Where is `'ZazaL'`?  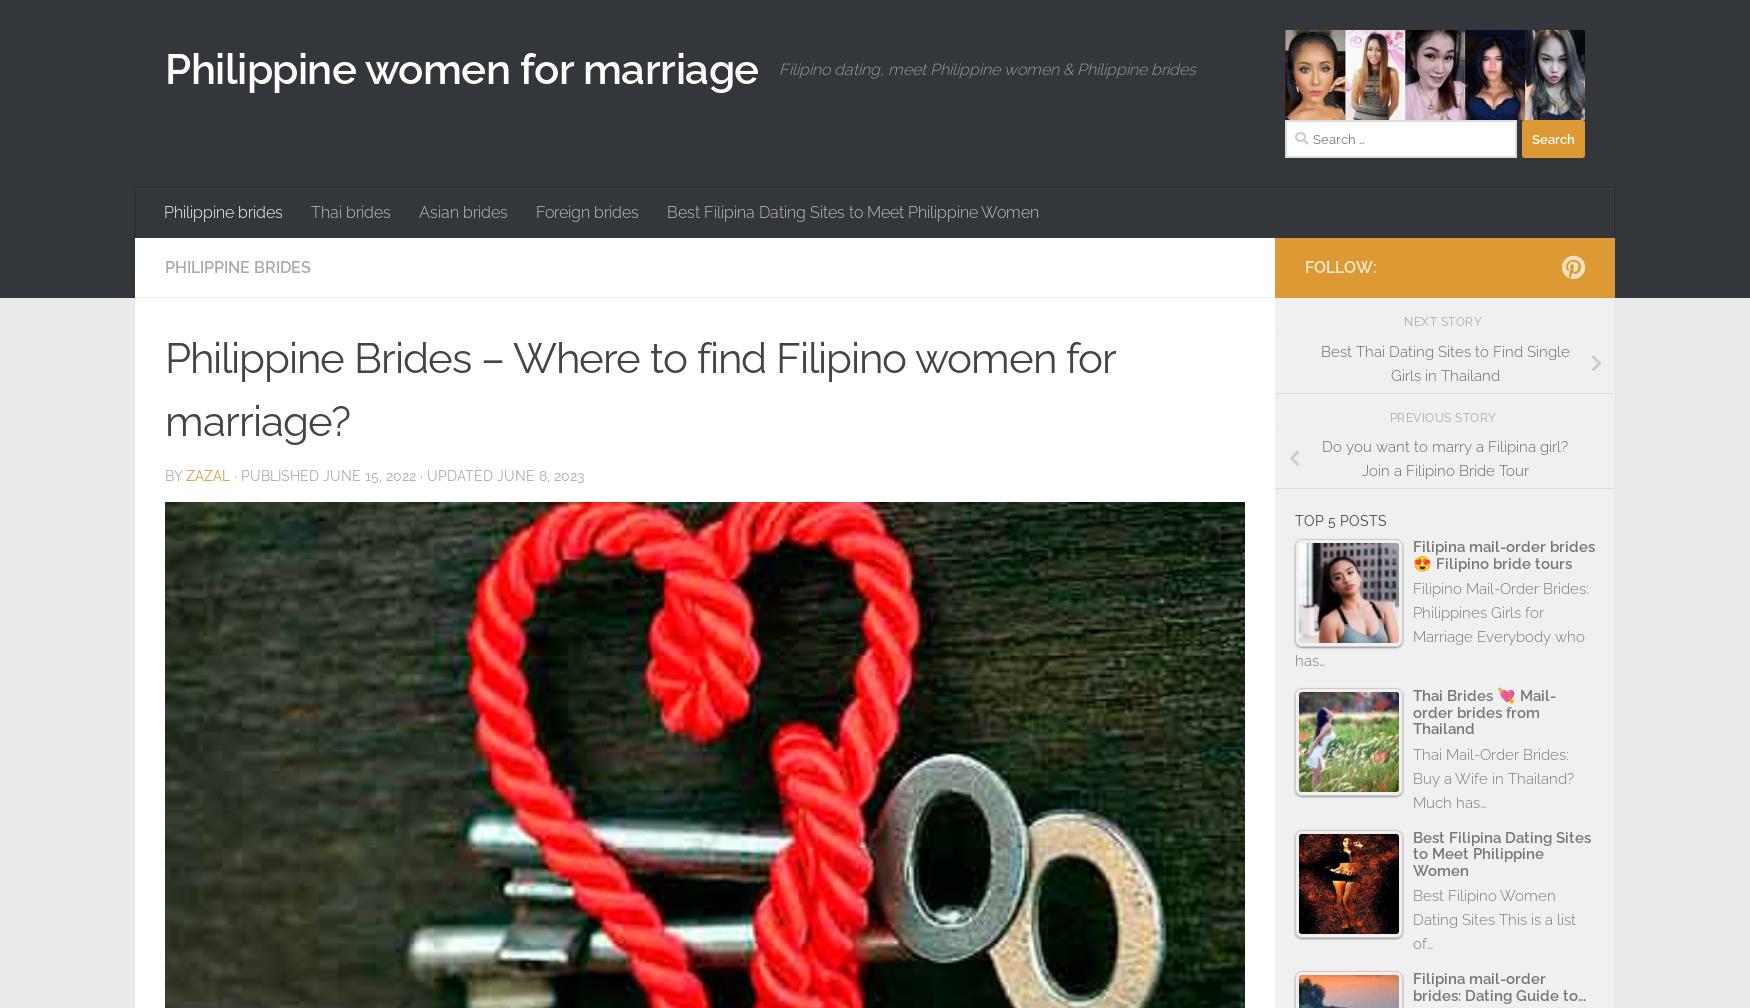 'ZazaL' is located at coordinates (208, 474).